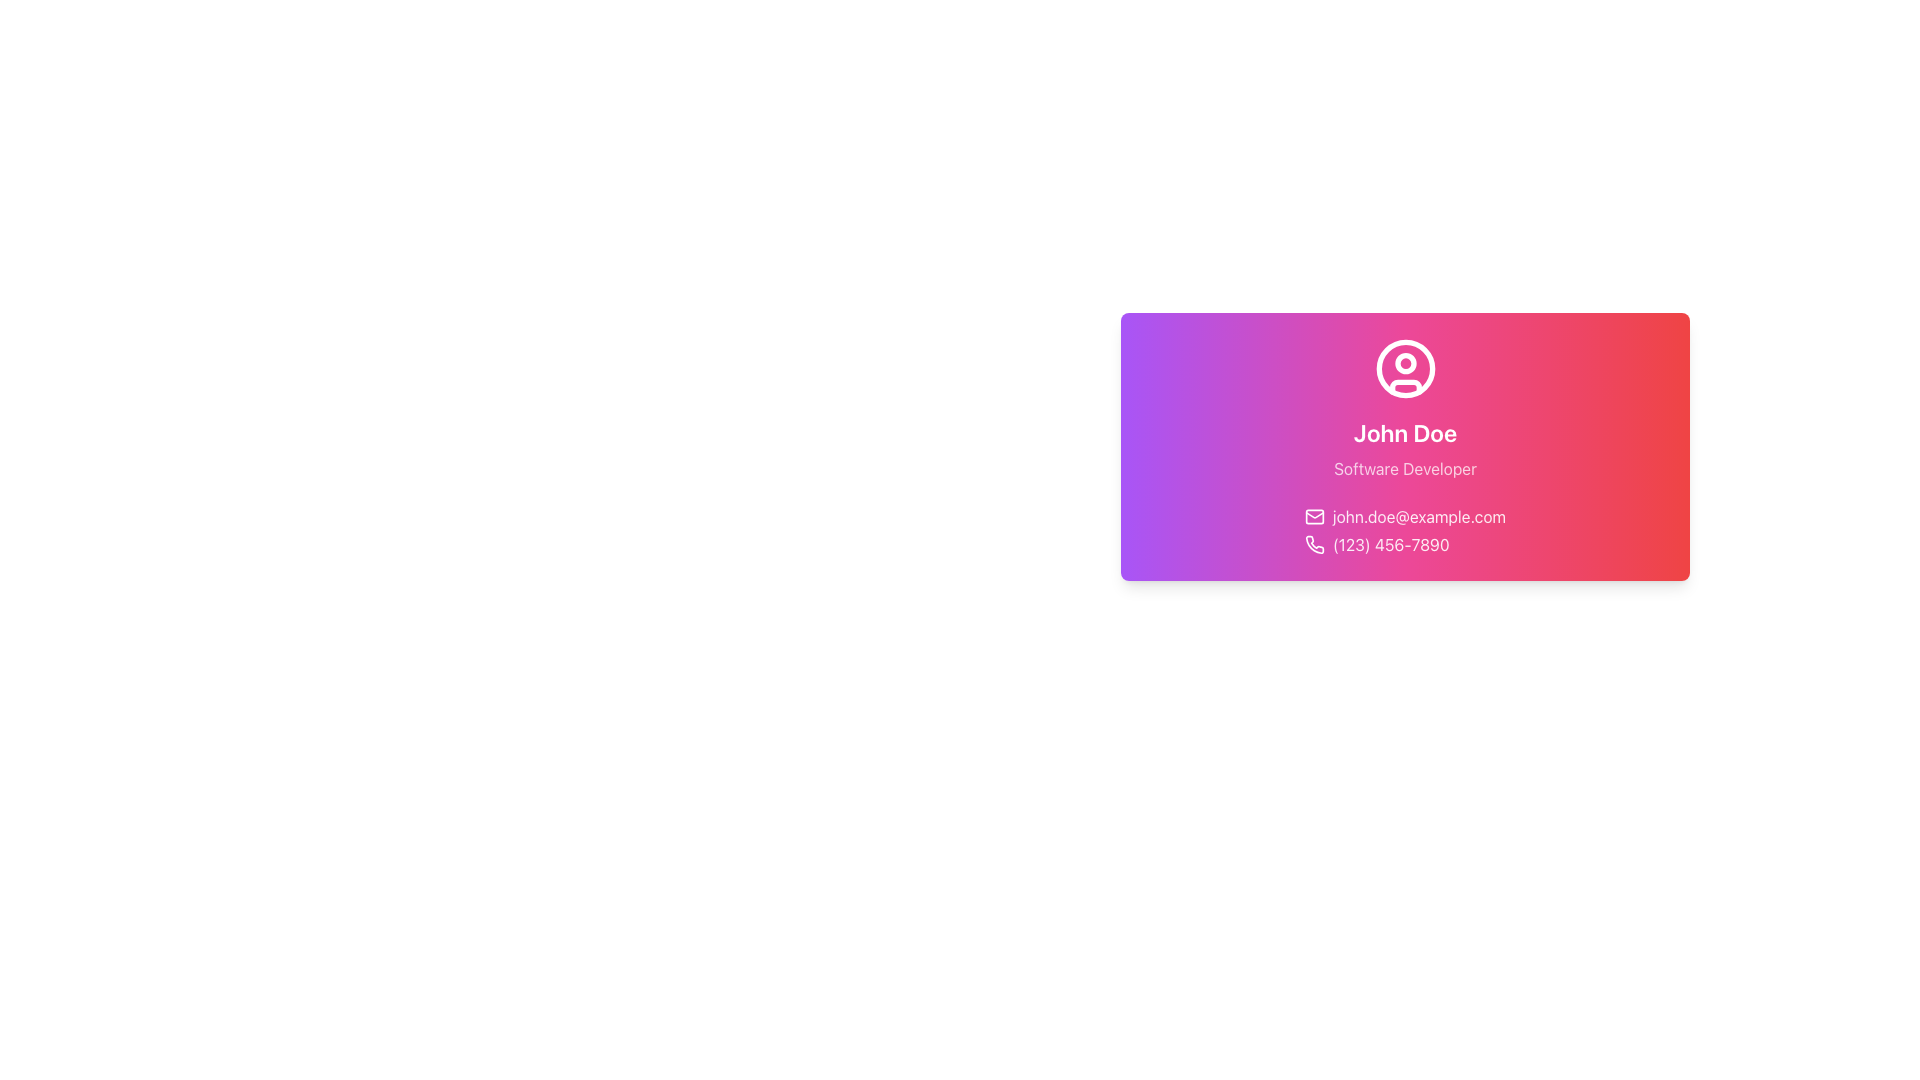 The width and height of the screenshot is (1920, 1080). I want to click on the small envelope icon located to the left of the text 'john.doe@example.com' within the card layout, so click(1315, 515).